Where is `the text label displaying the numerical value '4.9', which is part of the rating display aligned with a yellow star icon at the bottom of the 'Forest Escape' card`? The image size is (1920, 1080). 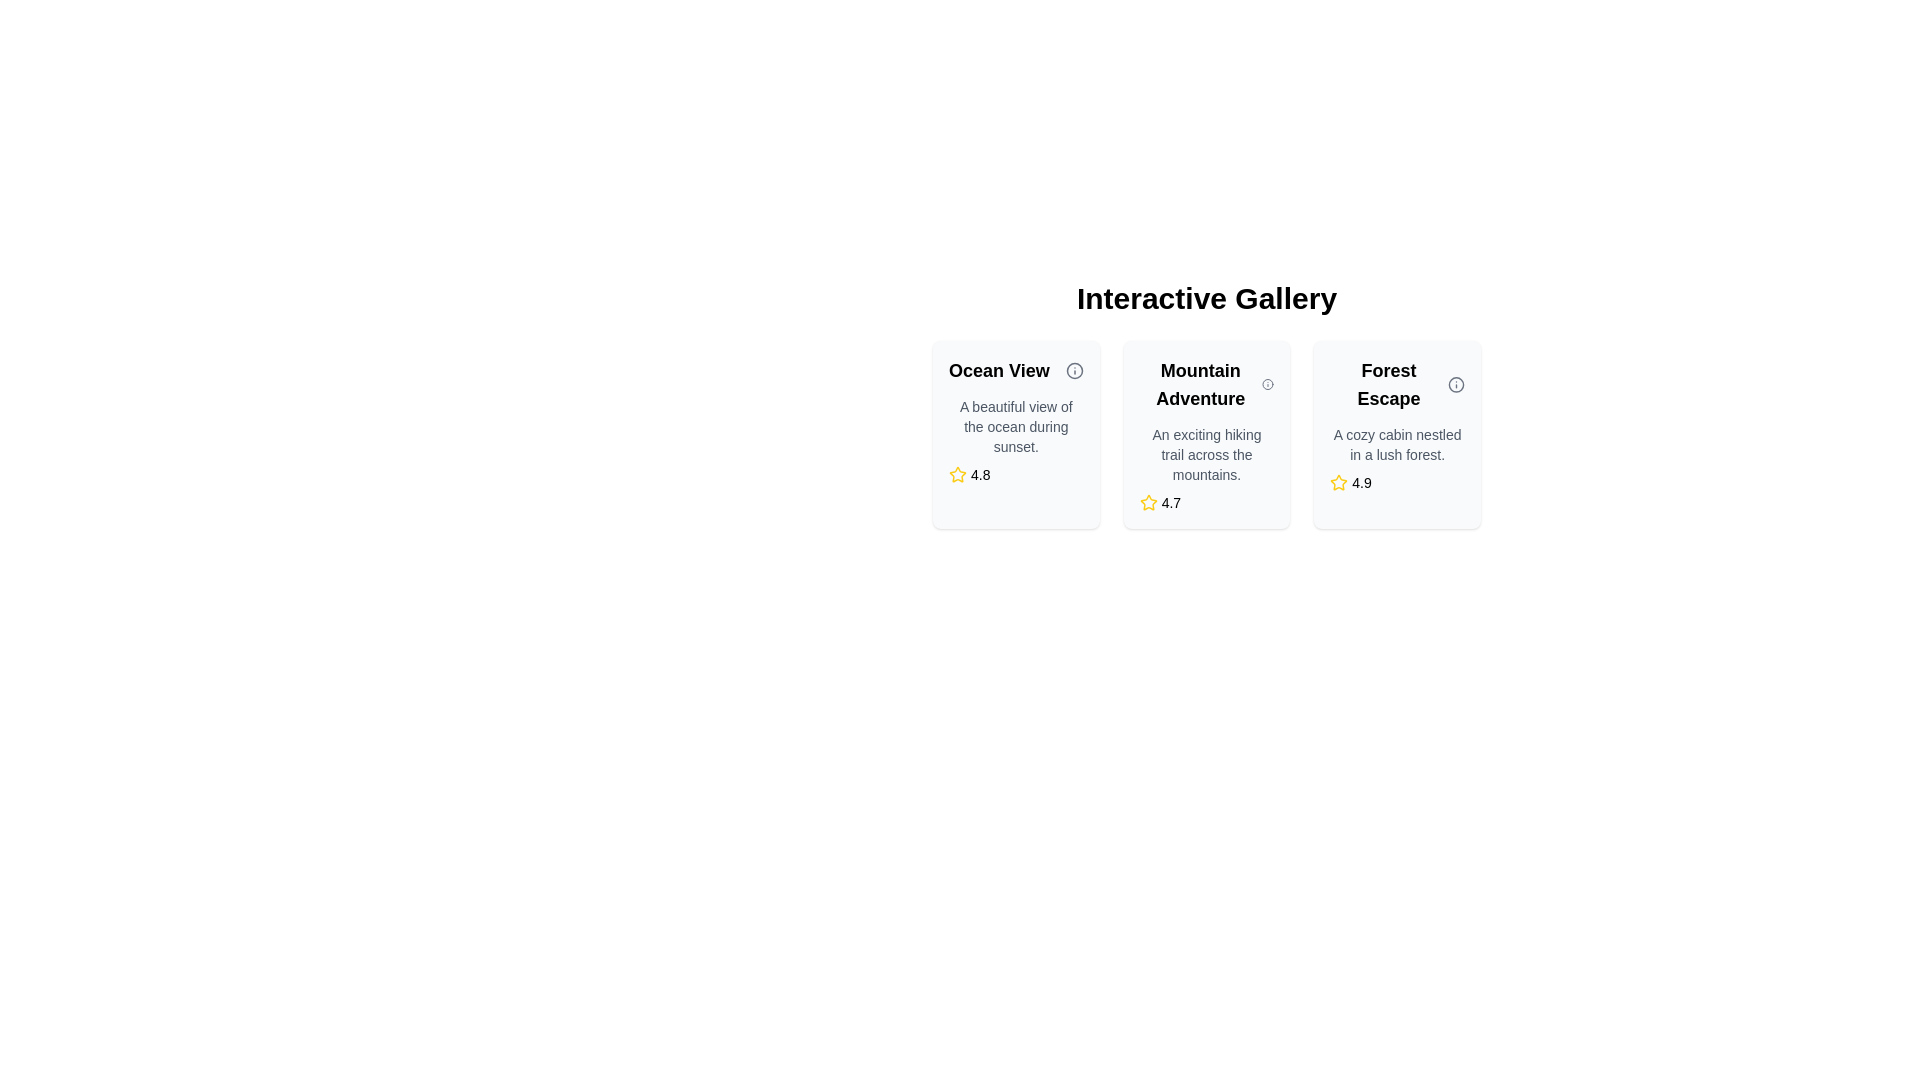 the text label displaying the numerical value '4.9', which is part of the rating display aligned with a yellow star icon at the bottom of the 'Forest Escape' card is located at coordinates (1361, 482).